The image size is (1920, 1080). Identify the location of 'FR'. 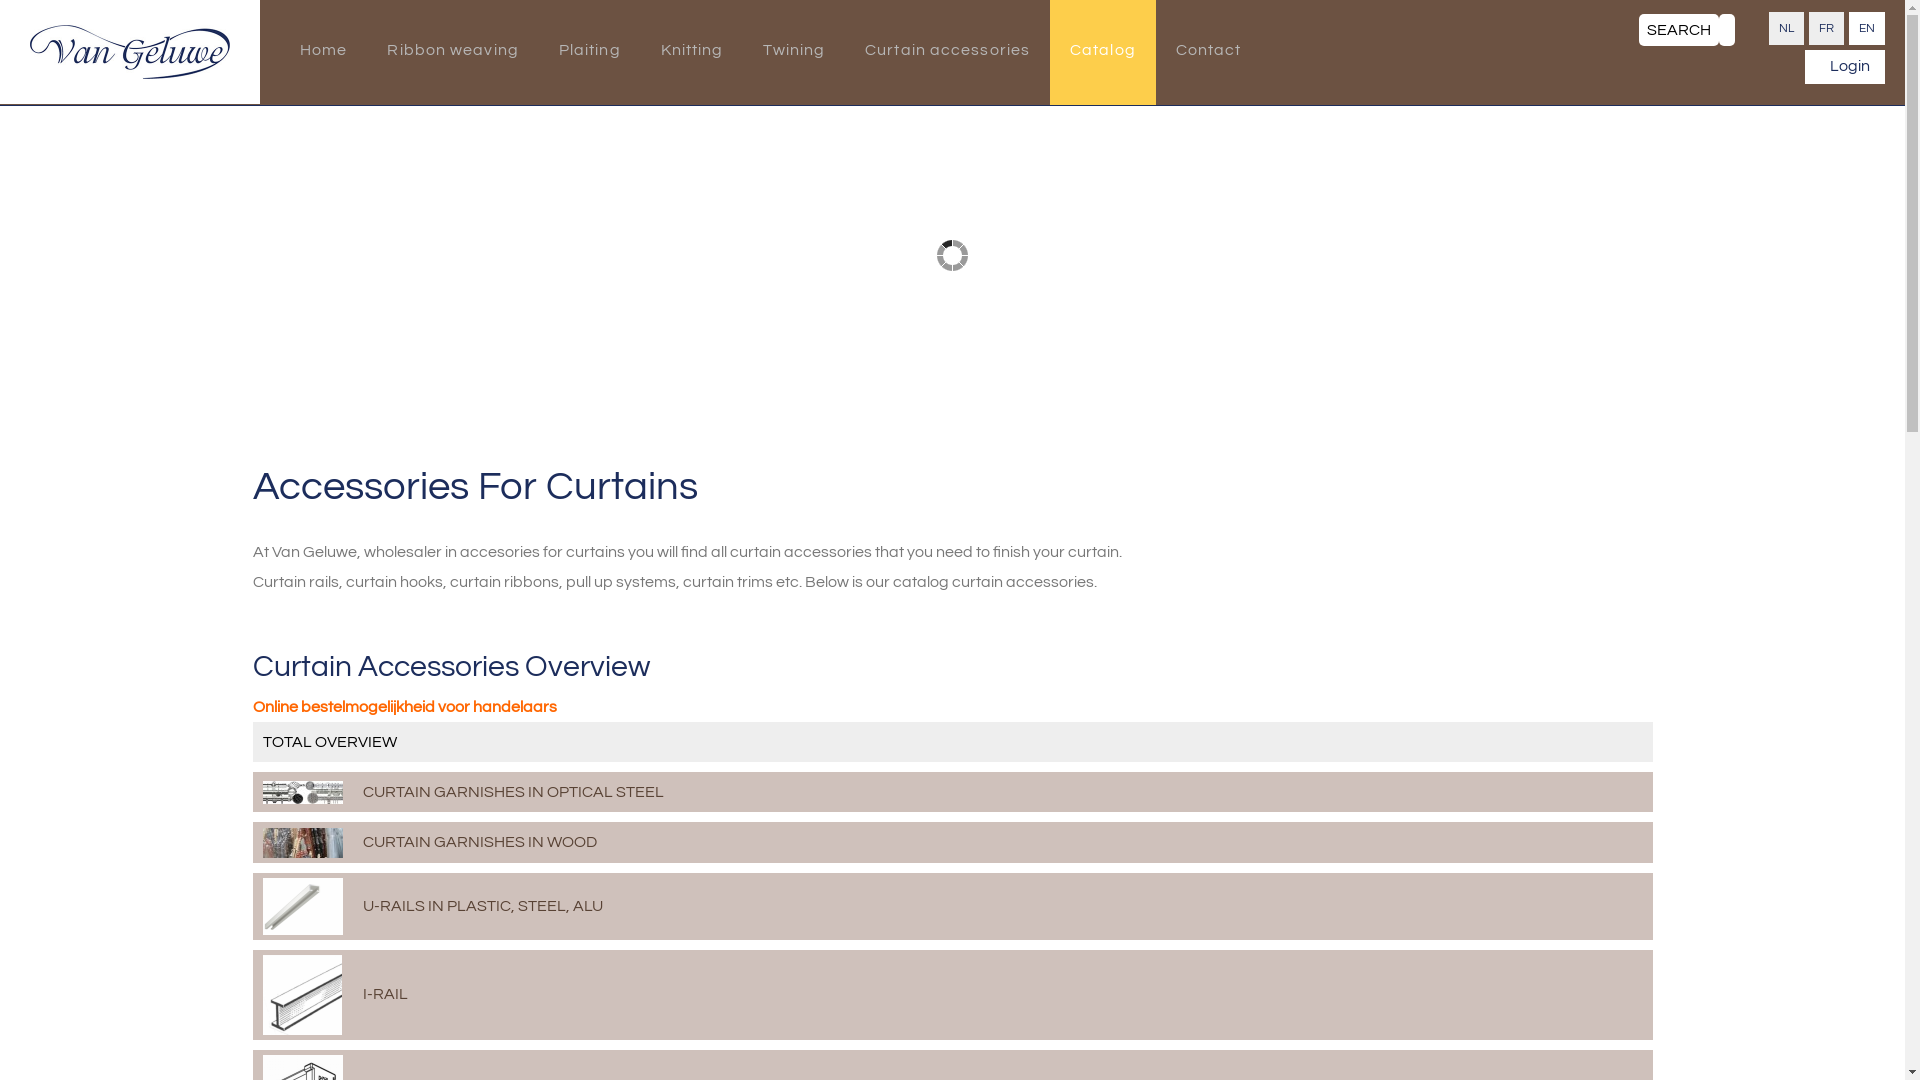
(1809, 28).